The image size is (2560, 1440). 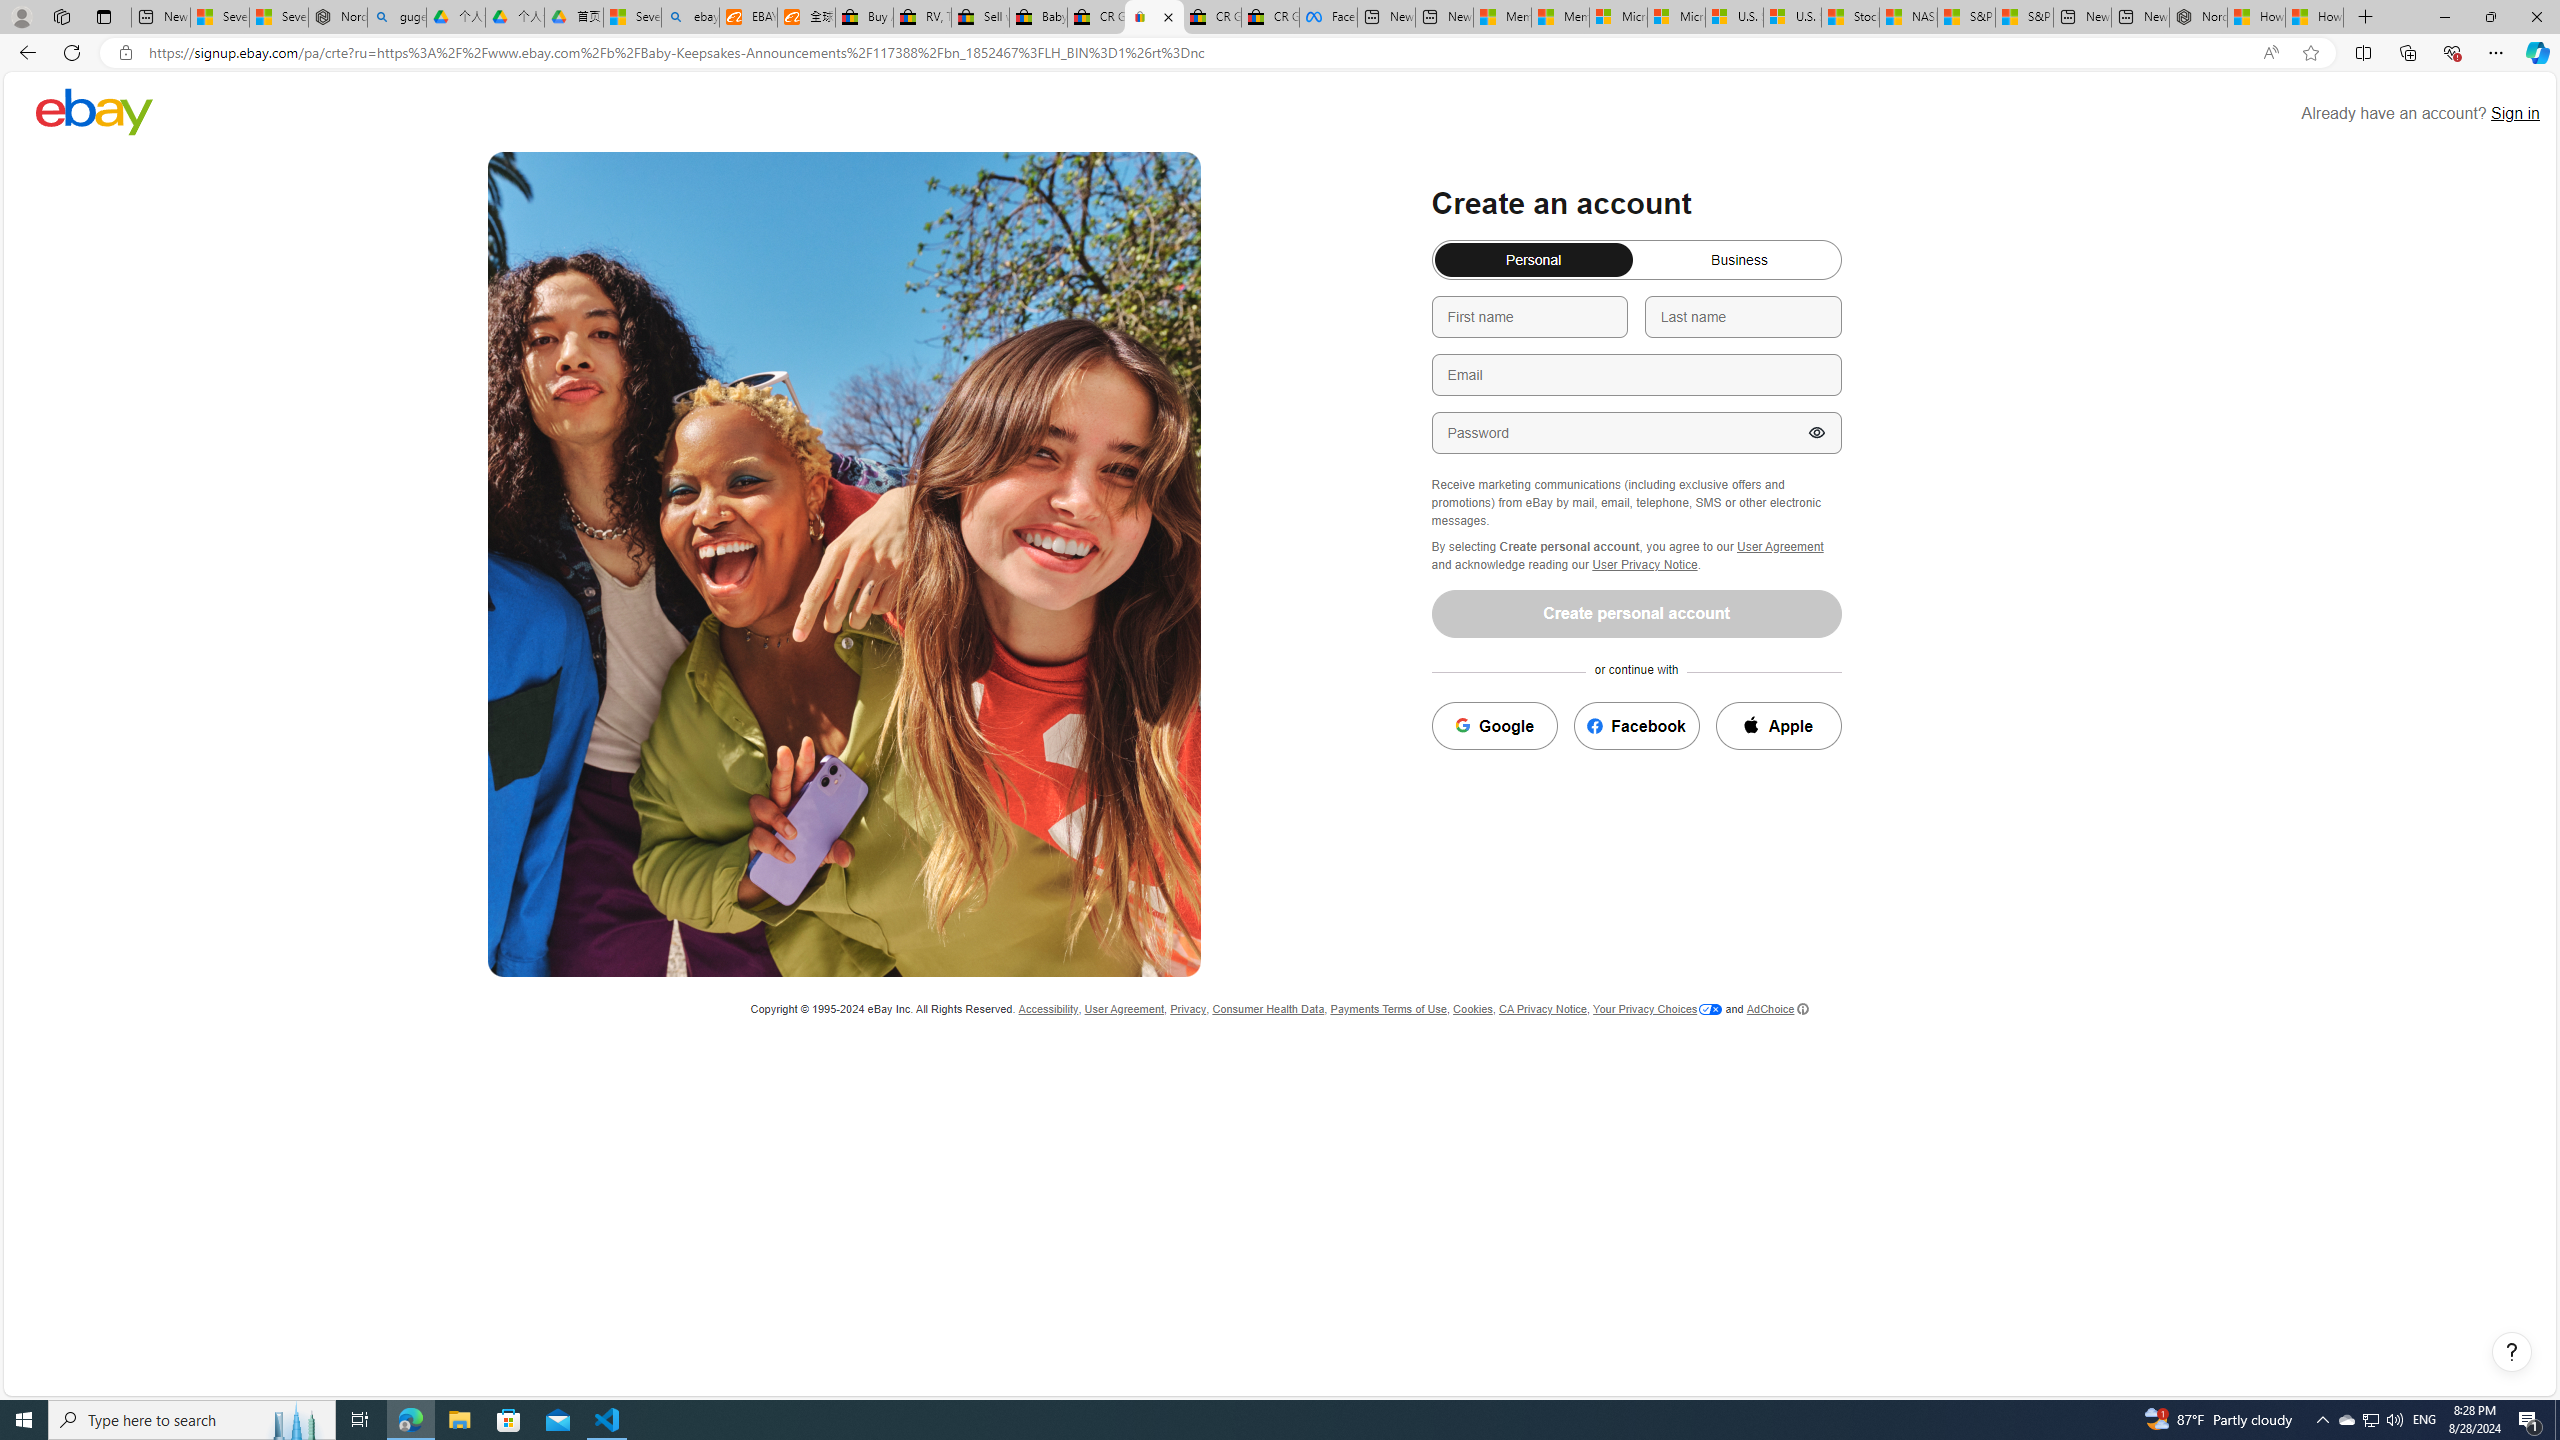 I want to click on 'Cookies', so click(x=1472, y=1008).